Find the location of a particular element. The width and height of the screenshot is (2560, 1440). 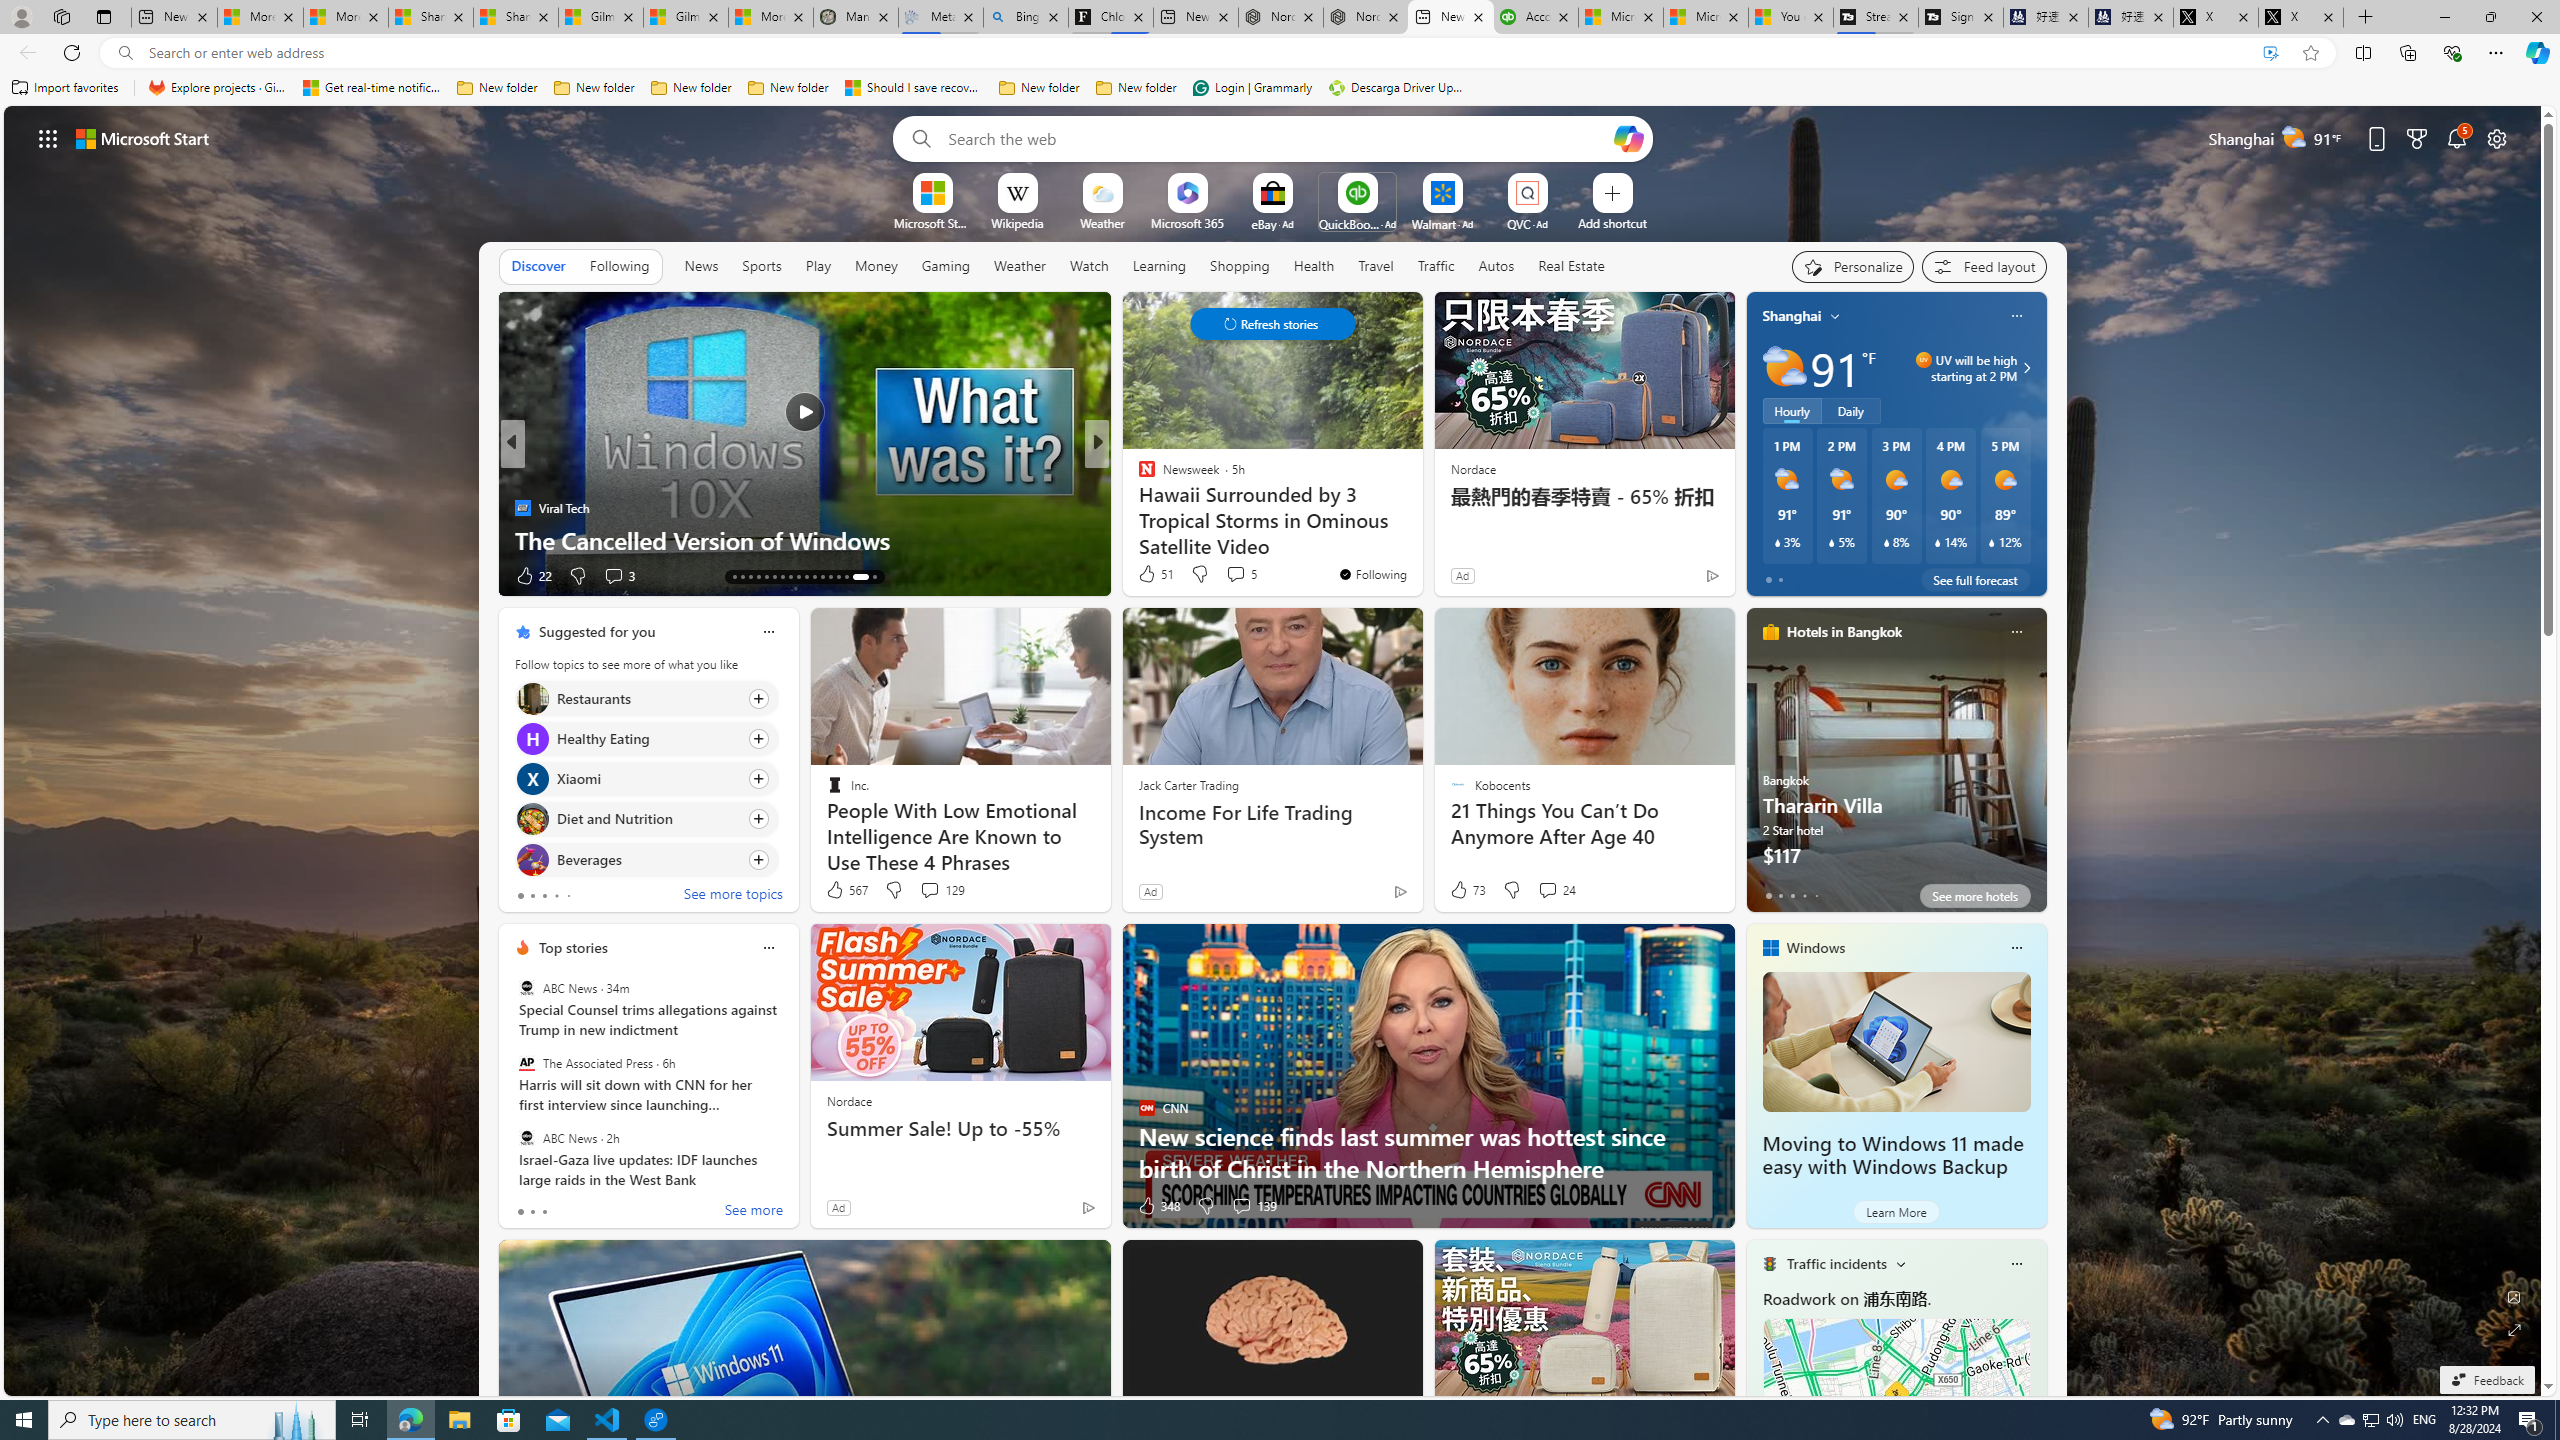

'Hourly' is located at coordinates (1791, 409).